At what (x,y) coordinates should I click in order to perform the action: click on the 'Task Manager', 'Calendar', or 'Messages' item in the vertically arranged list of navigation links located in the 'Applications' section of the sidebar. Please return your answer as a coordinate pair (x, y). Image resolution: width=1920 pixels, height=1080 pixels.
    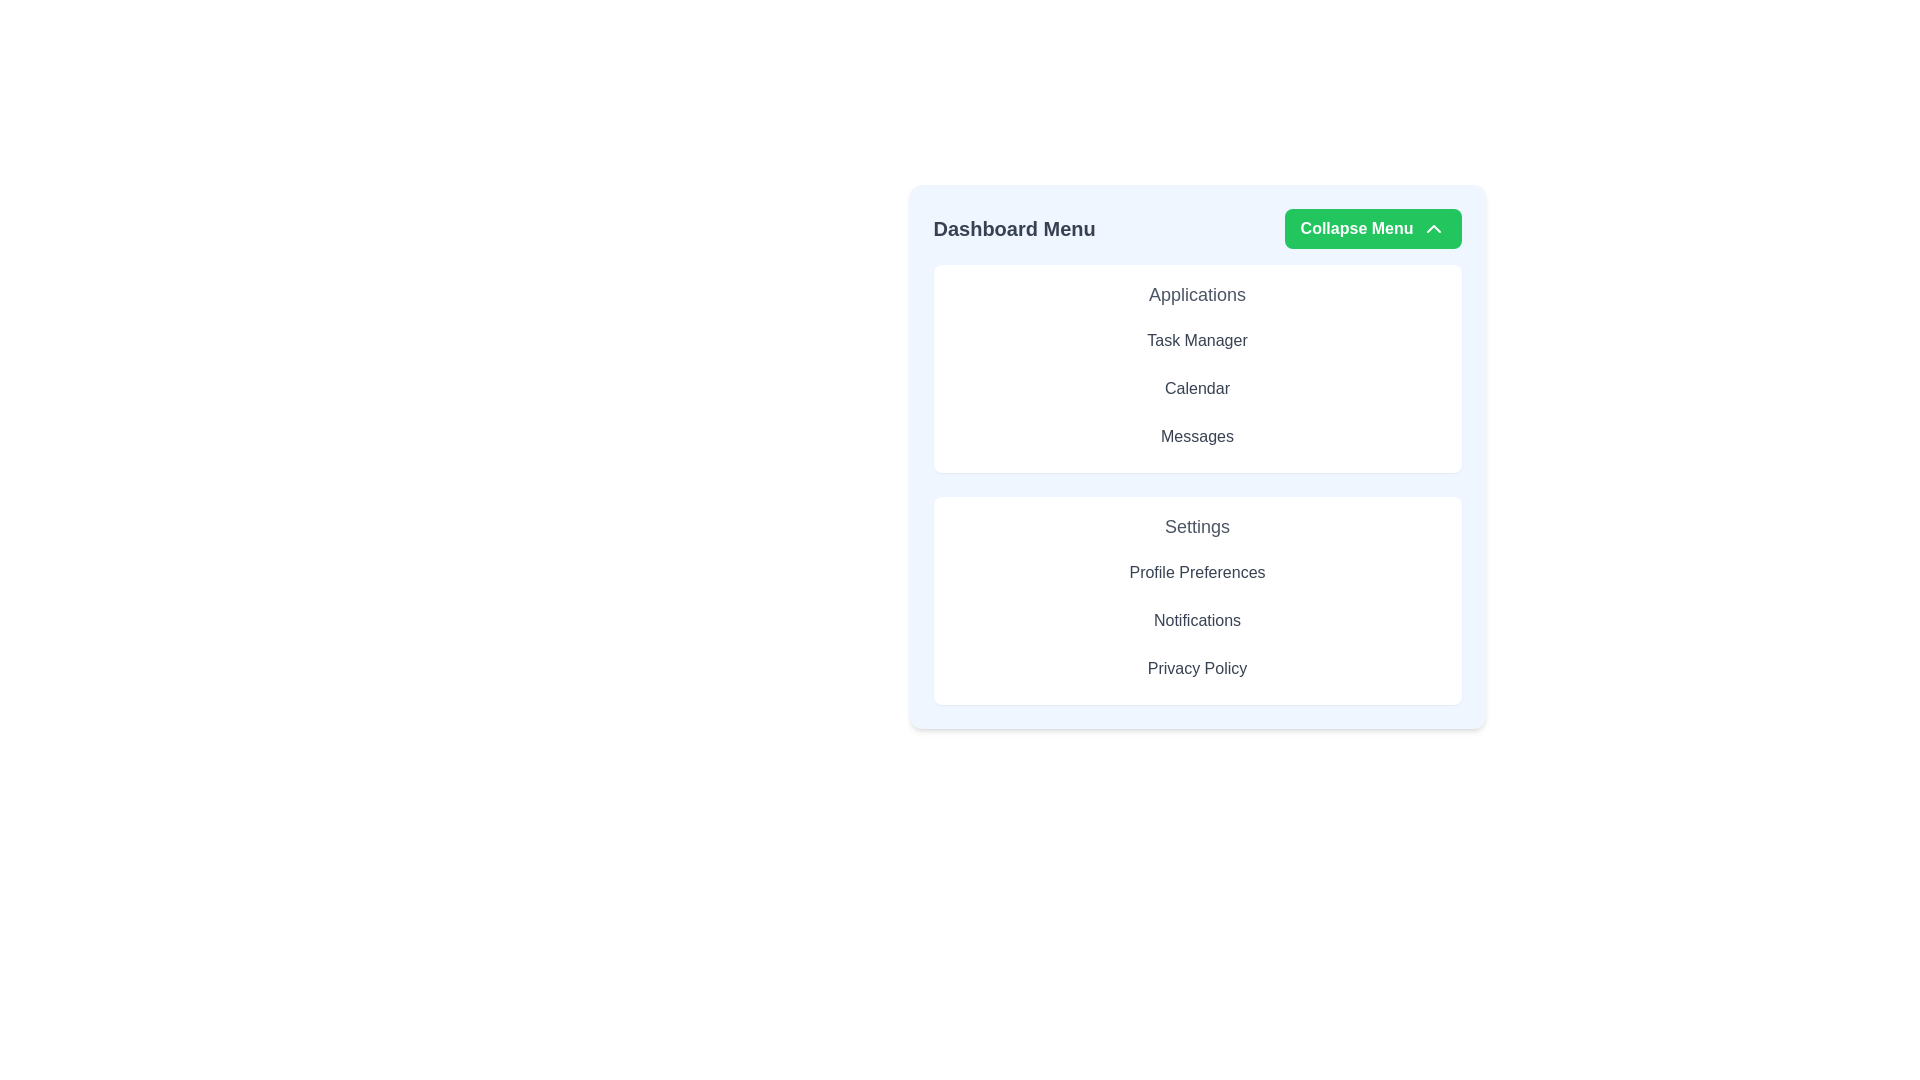
    Looking at the image, I should click on (1197, 389).